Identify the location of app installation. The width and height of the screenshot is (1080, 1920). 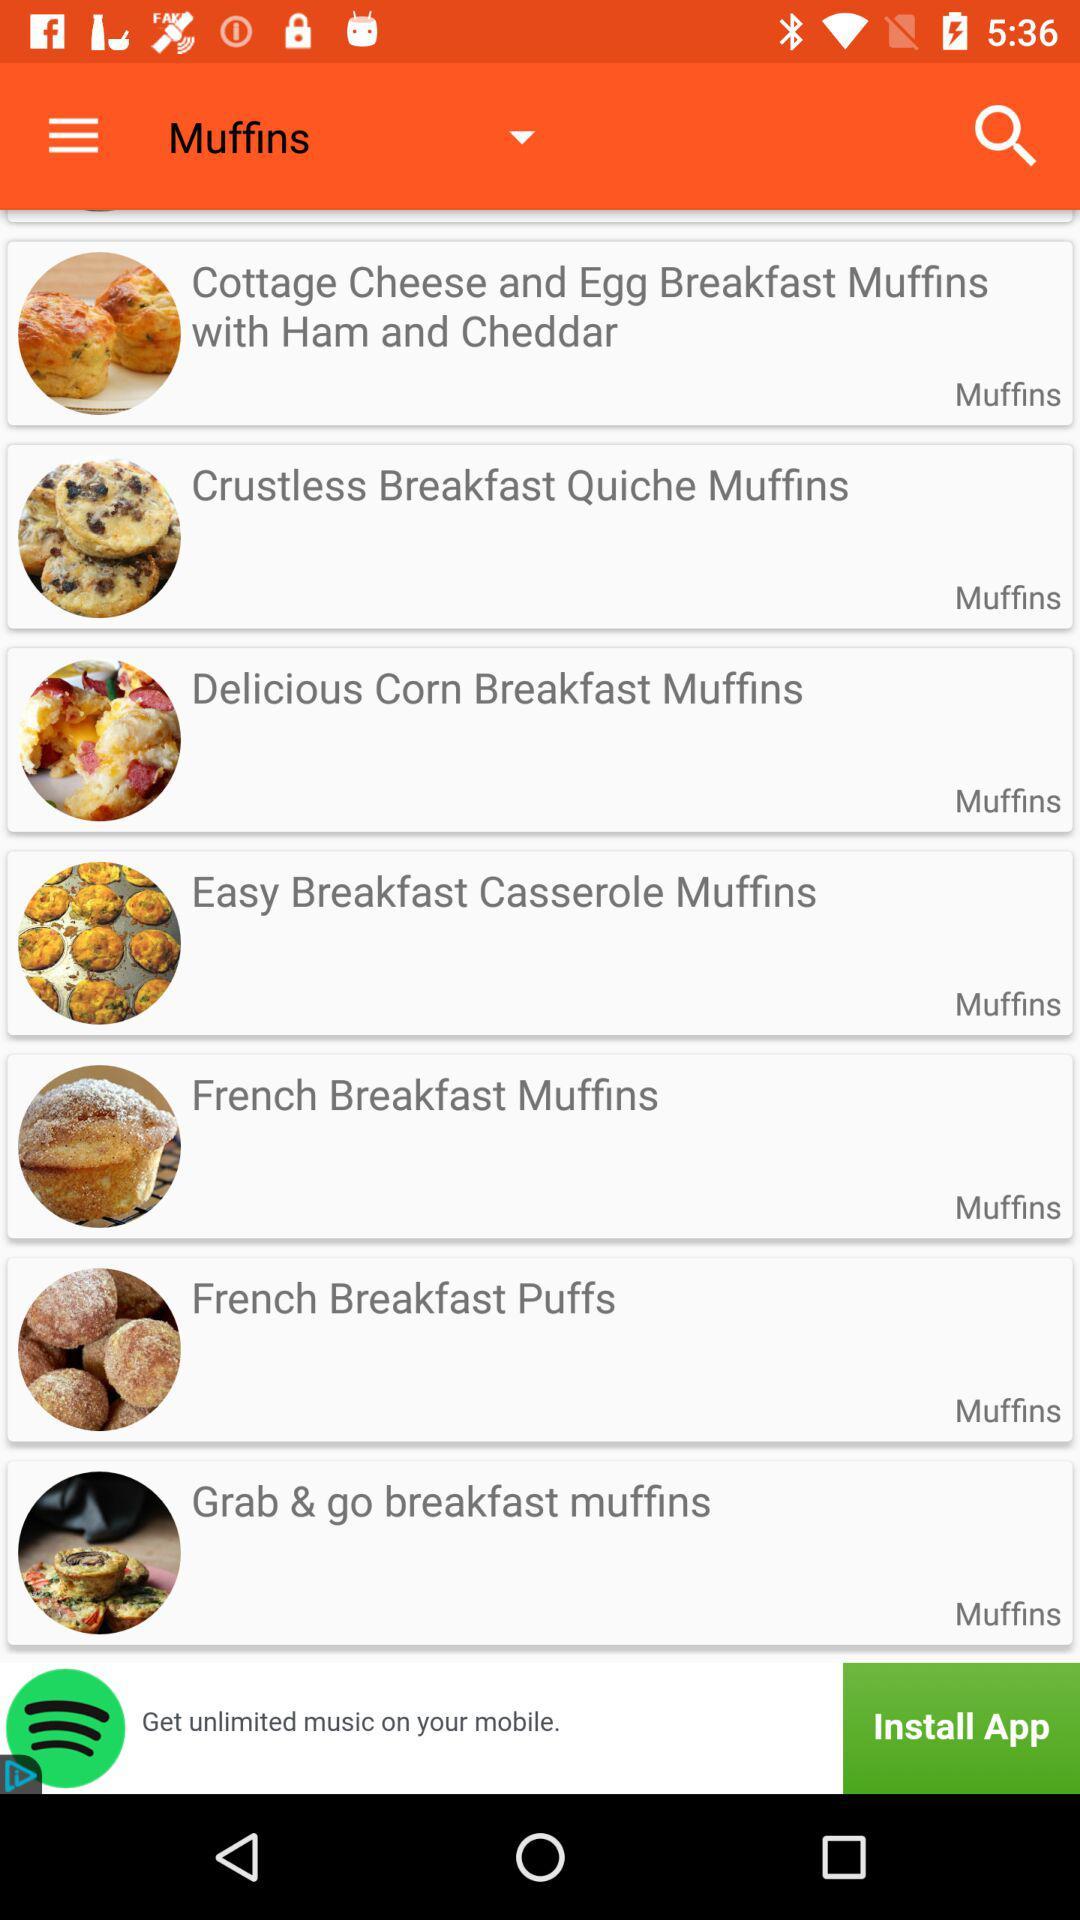
(540, 1727).